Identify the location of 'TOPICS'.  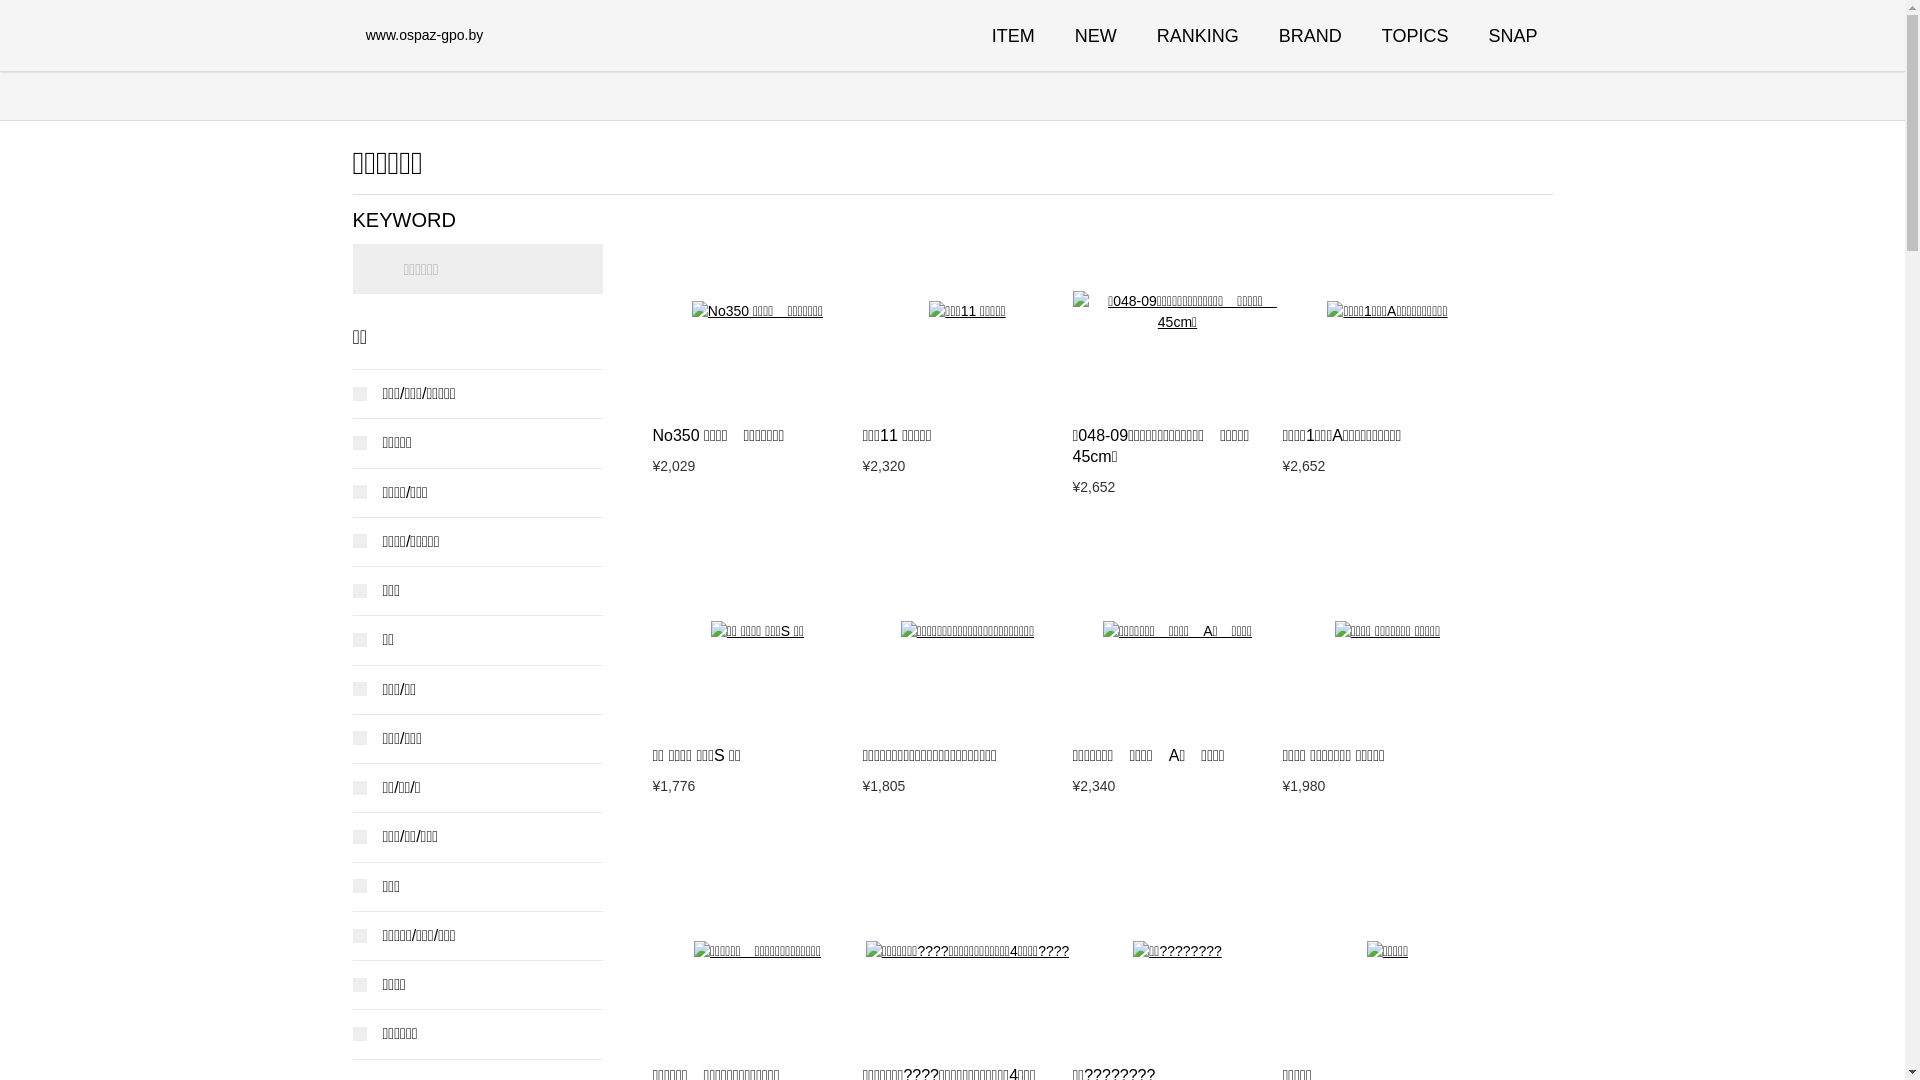
(1414, 35).